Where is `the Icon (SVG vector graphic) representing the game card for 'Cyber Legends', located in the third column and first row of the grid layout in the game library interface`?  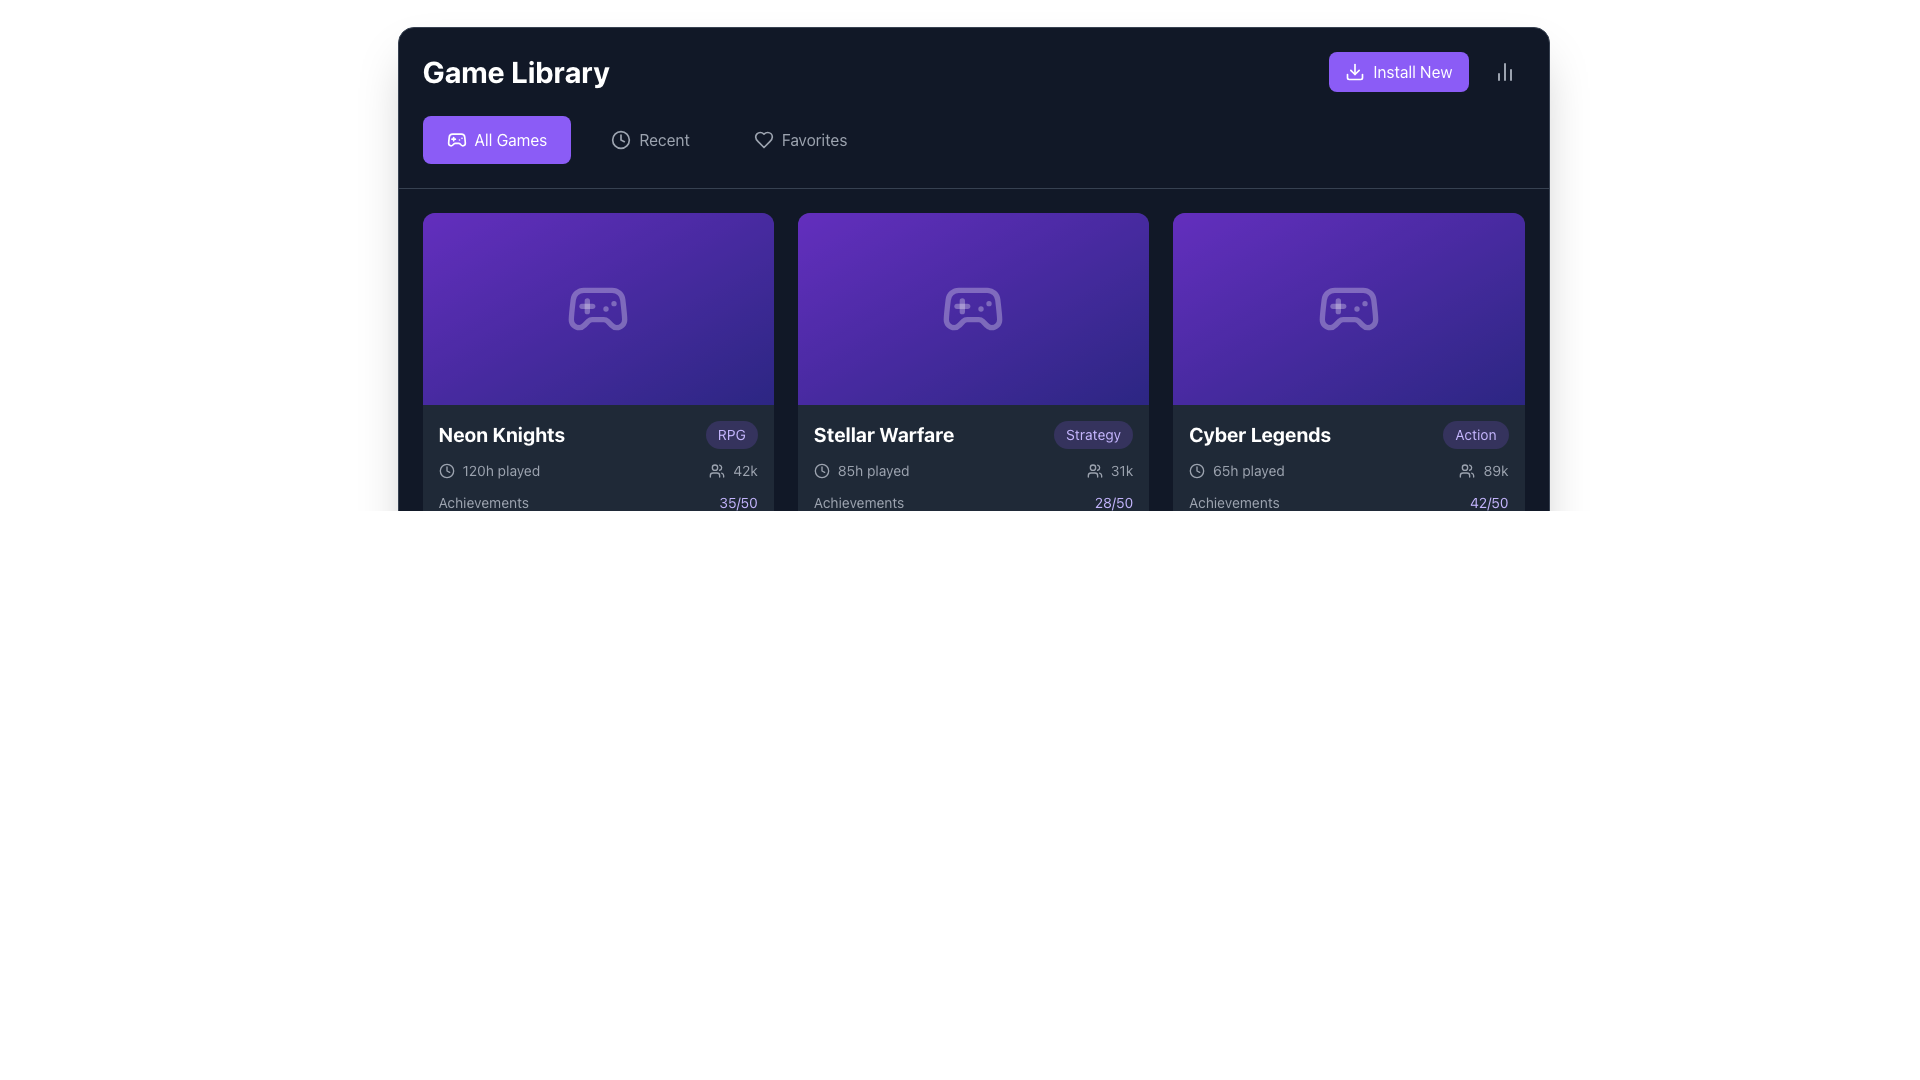
the Icon (SVG vector graphic) representing the game card for 'Cyber Legends', located in the third column and first row of the grid layout in the game library interface is located at coordinates (1348, 308).